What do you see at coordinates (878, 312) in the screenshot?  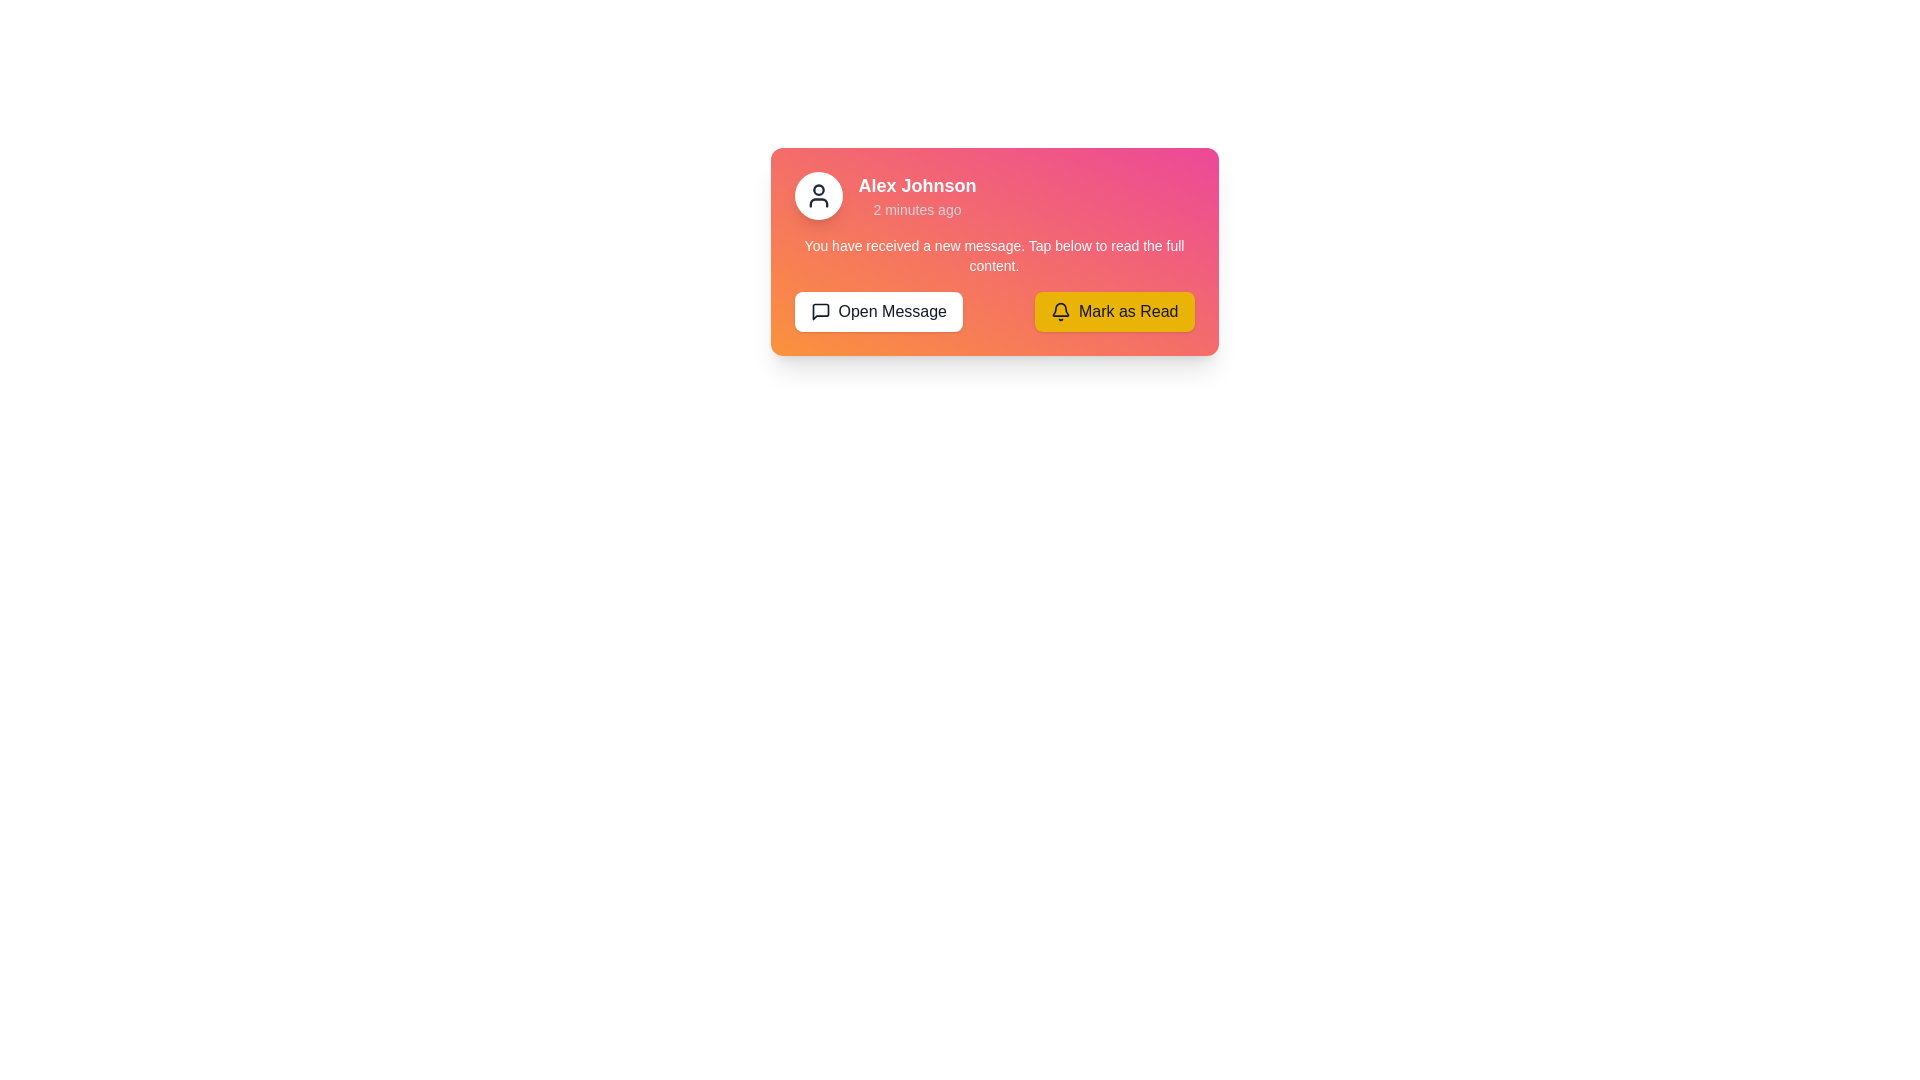 I see `the button located at the bottom left corner of the notification card to change its background color` at bounding box center [878, 312].